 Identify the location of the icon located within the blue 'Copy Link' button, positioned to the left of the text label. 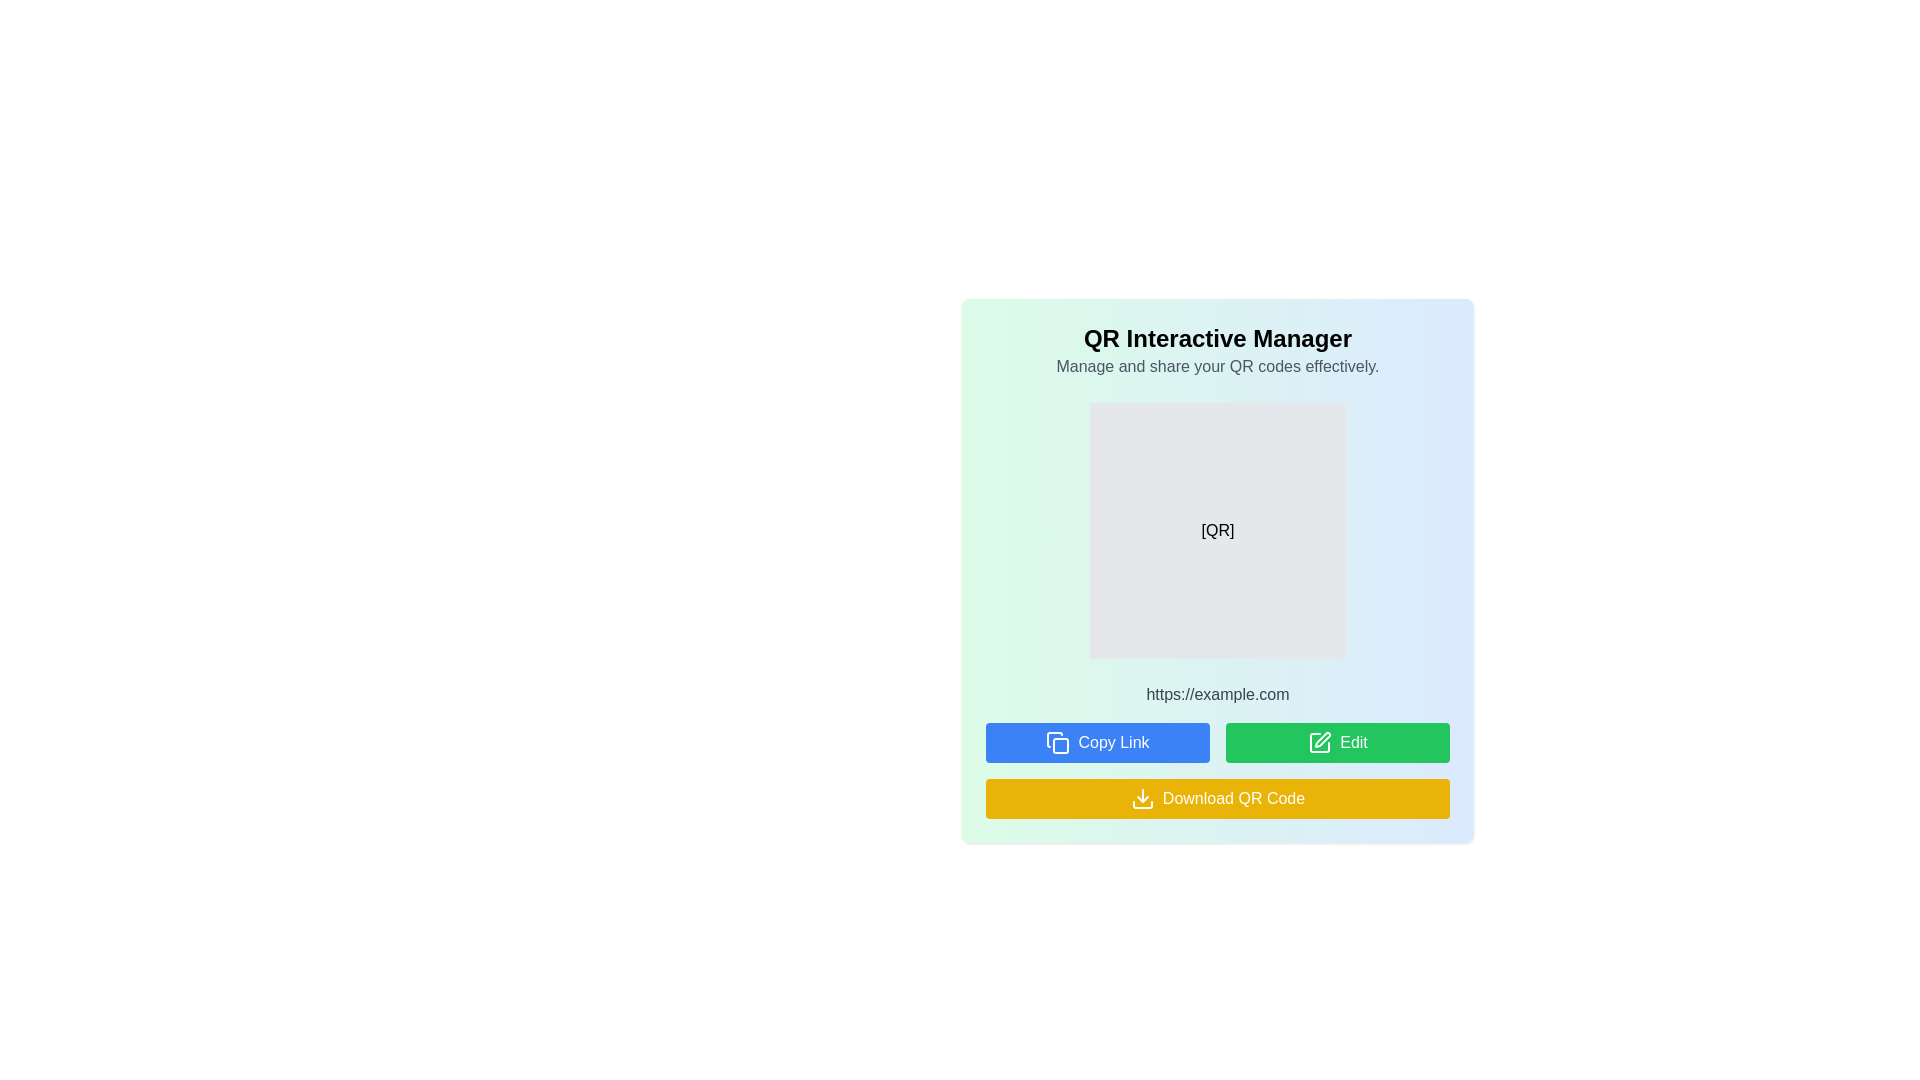
(1057, 743).